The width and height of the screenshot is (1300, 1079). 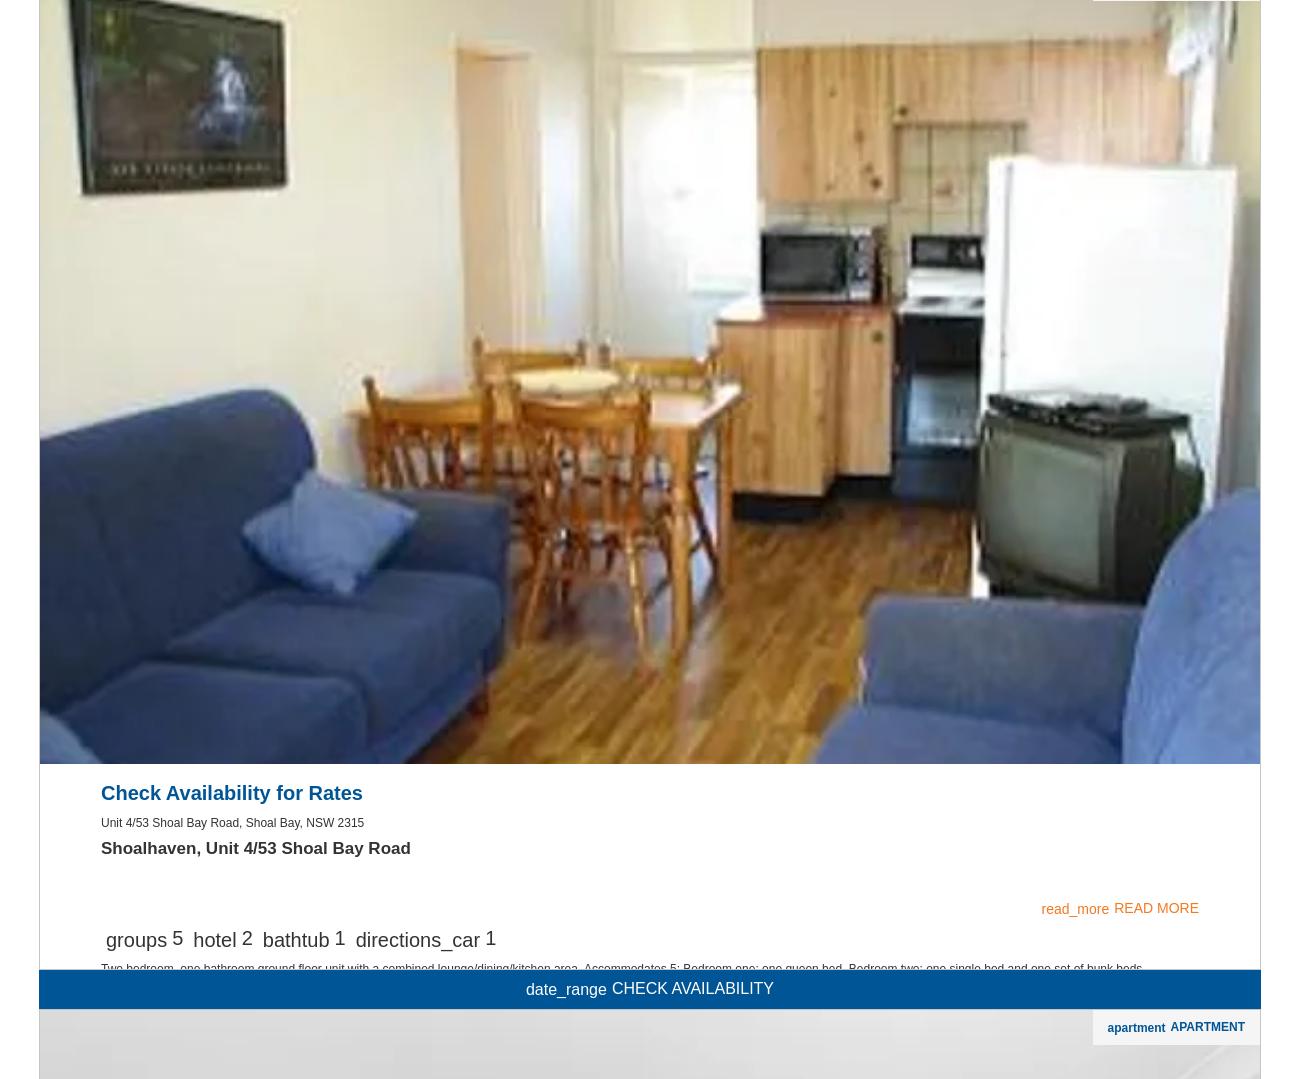 What do you see at coordinates (649, 305) in the screenshot?
I see `'Air Con'` at bounding box center [649, 305].